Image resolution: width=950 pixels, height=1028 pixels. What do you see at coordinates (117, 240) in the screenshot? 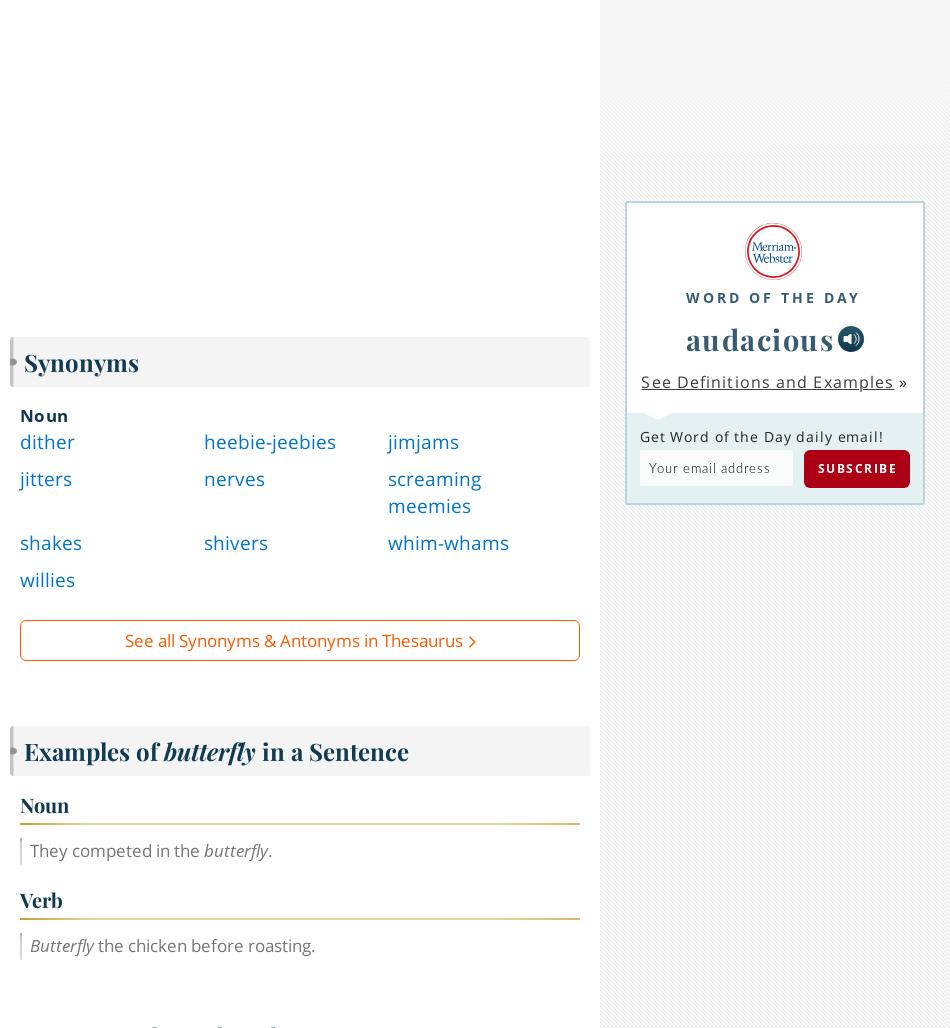
I see `'Can you solve 4 words at once?'` at bounding box center [117, 240].